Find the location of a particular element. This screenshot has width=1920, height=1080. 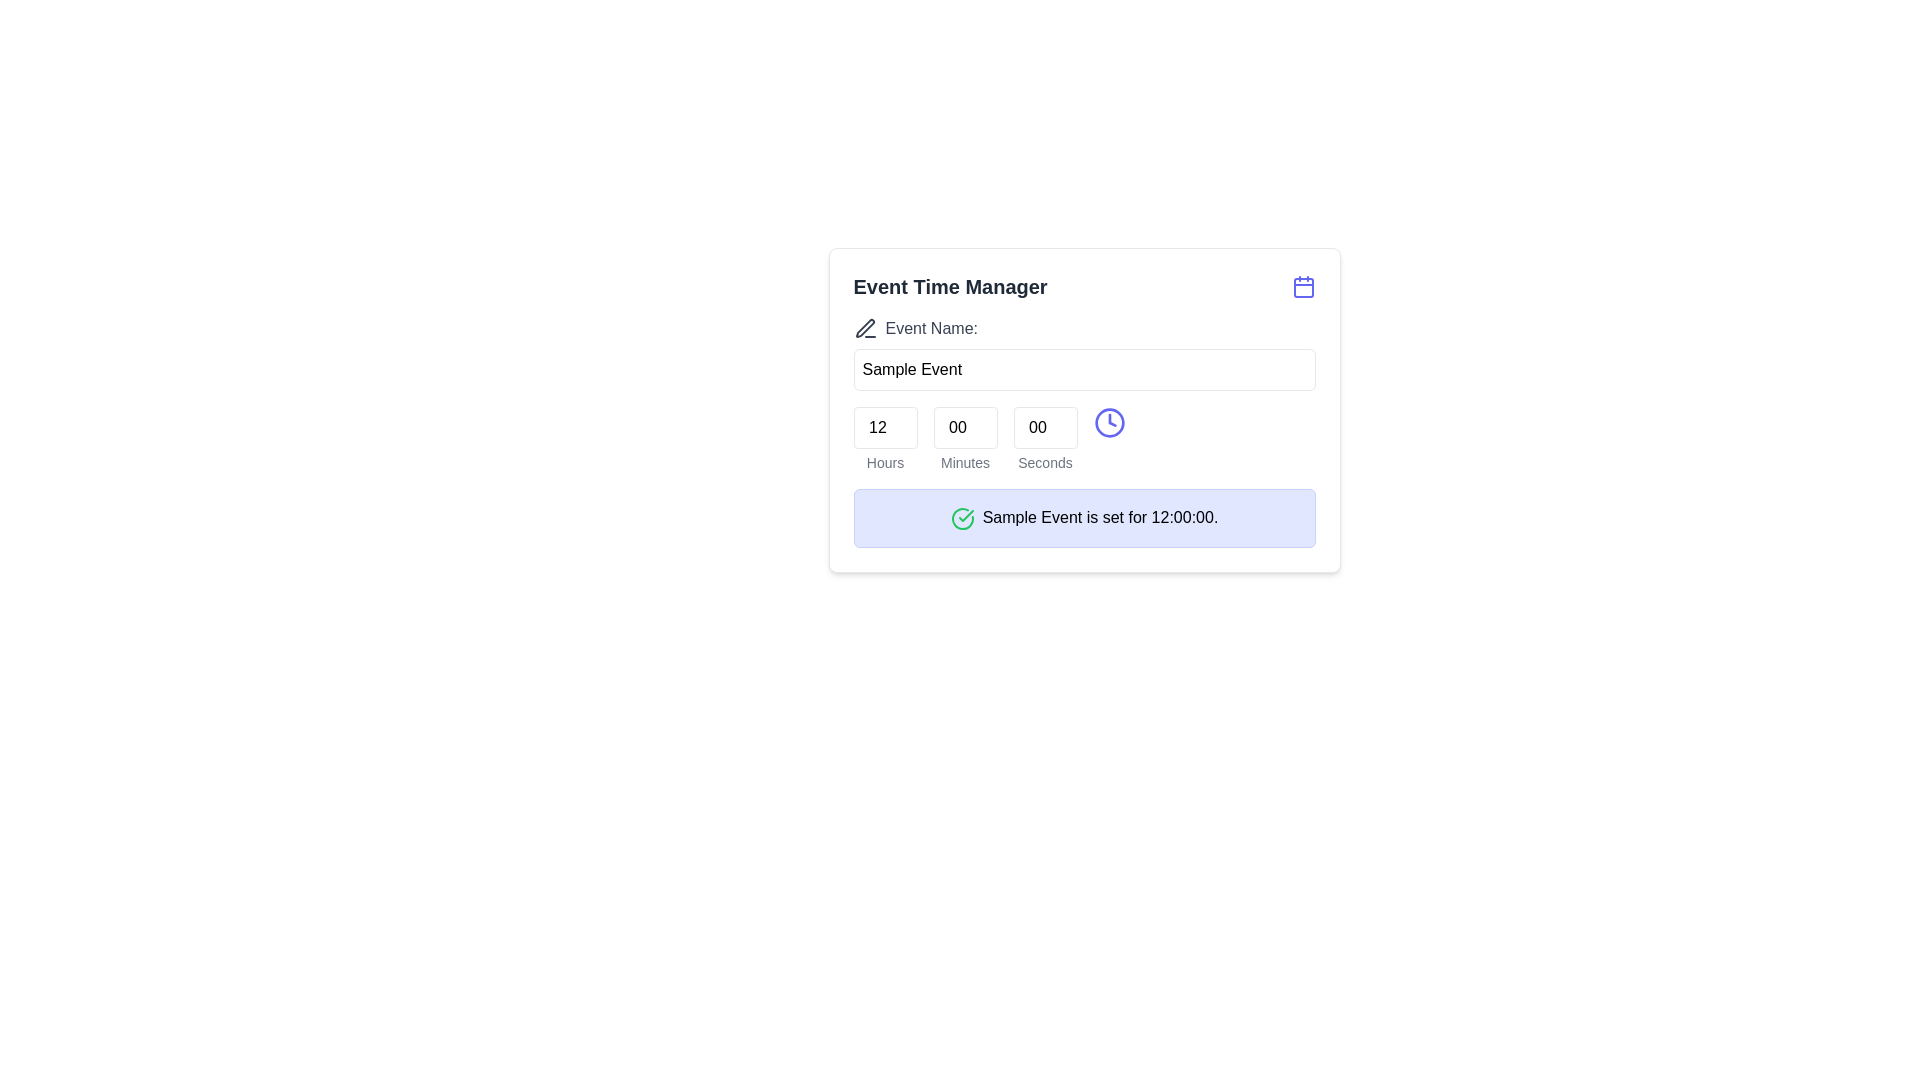

the pen icon located to the immediate left of the 'Event Name:' text in the header section is located at coordinates (865, 327).